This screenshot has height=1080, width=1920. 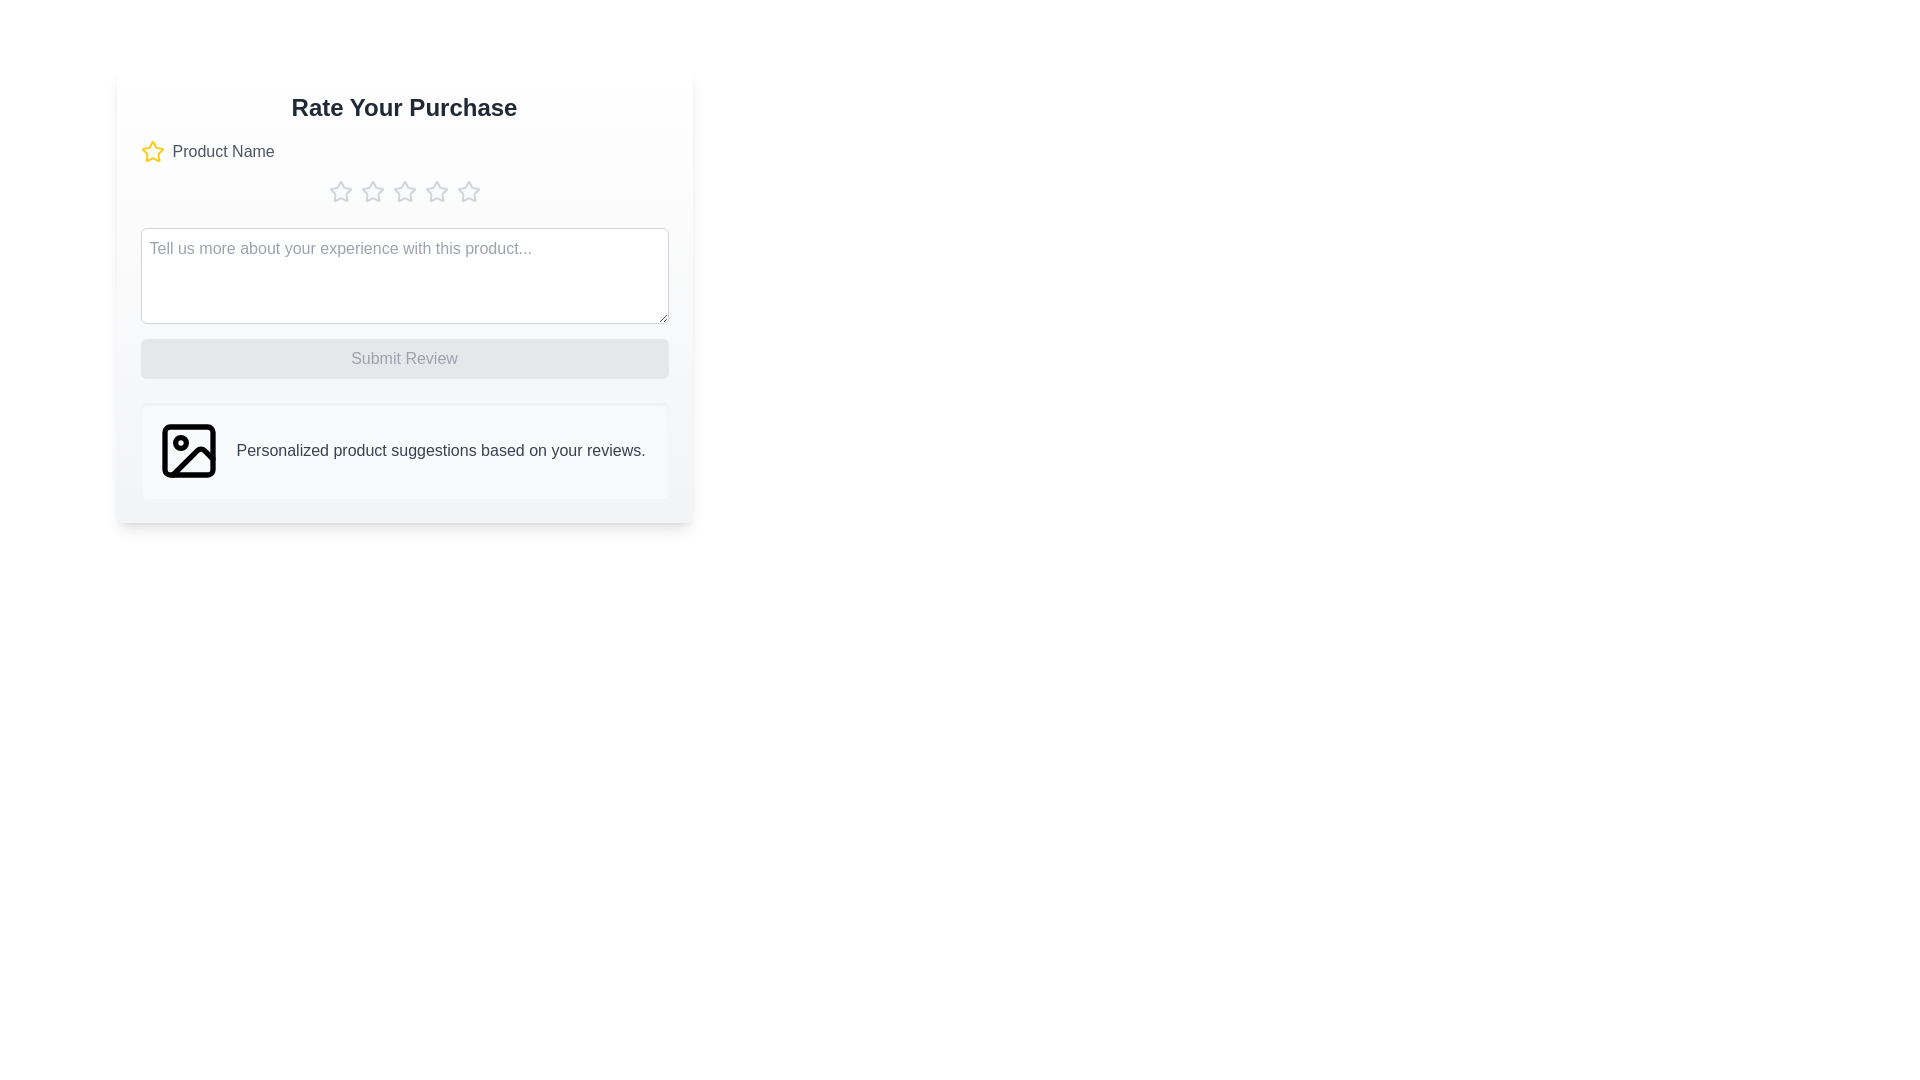 What do you see at coordinates (467, 192) in the screenshot?
I see `the star corresponding to the rating 5` at bounding box center [467, 192].